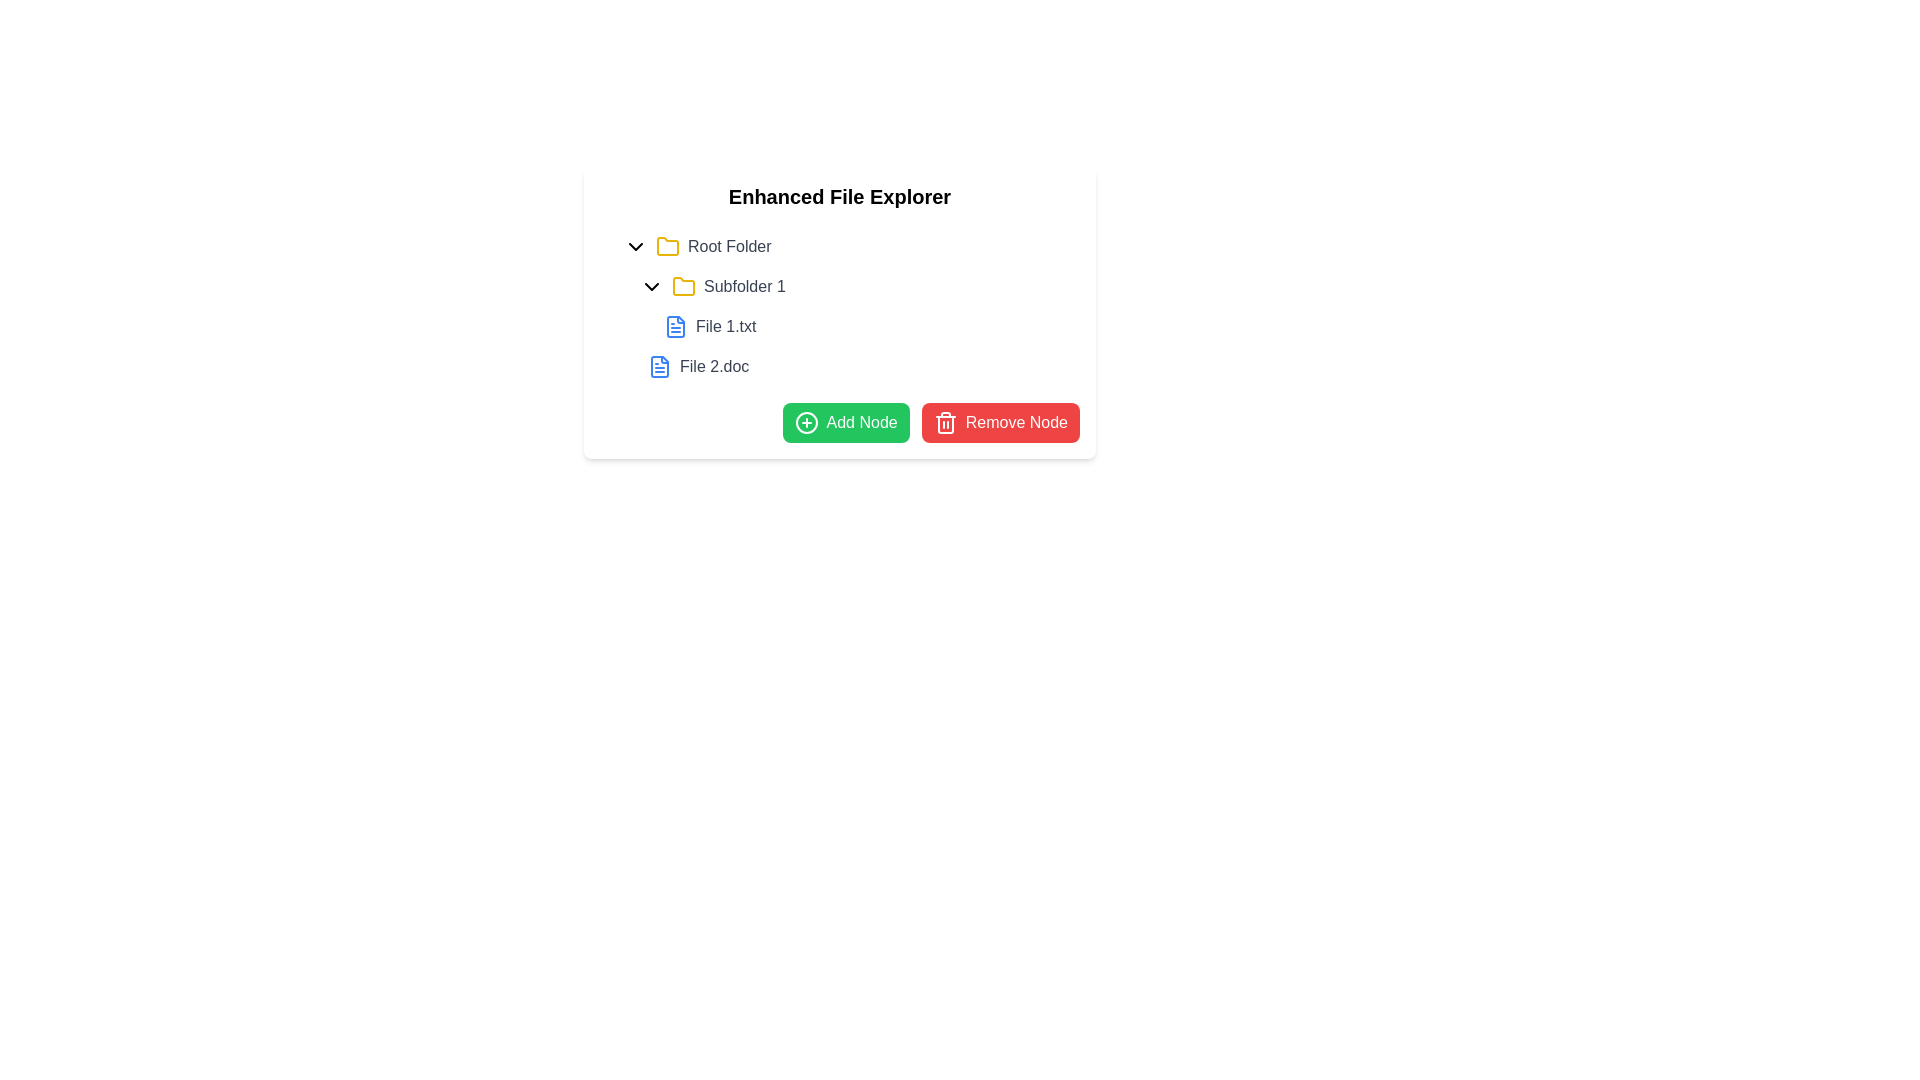  Describe the element at coordinates (713, 245) in the screenshot. I see `the 'Root Folder' tree item, which is represented by a yellow folder icon and medium gray text` at that location.